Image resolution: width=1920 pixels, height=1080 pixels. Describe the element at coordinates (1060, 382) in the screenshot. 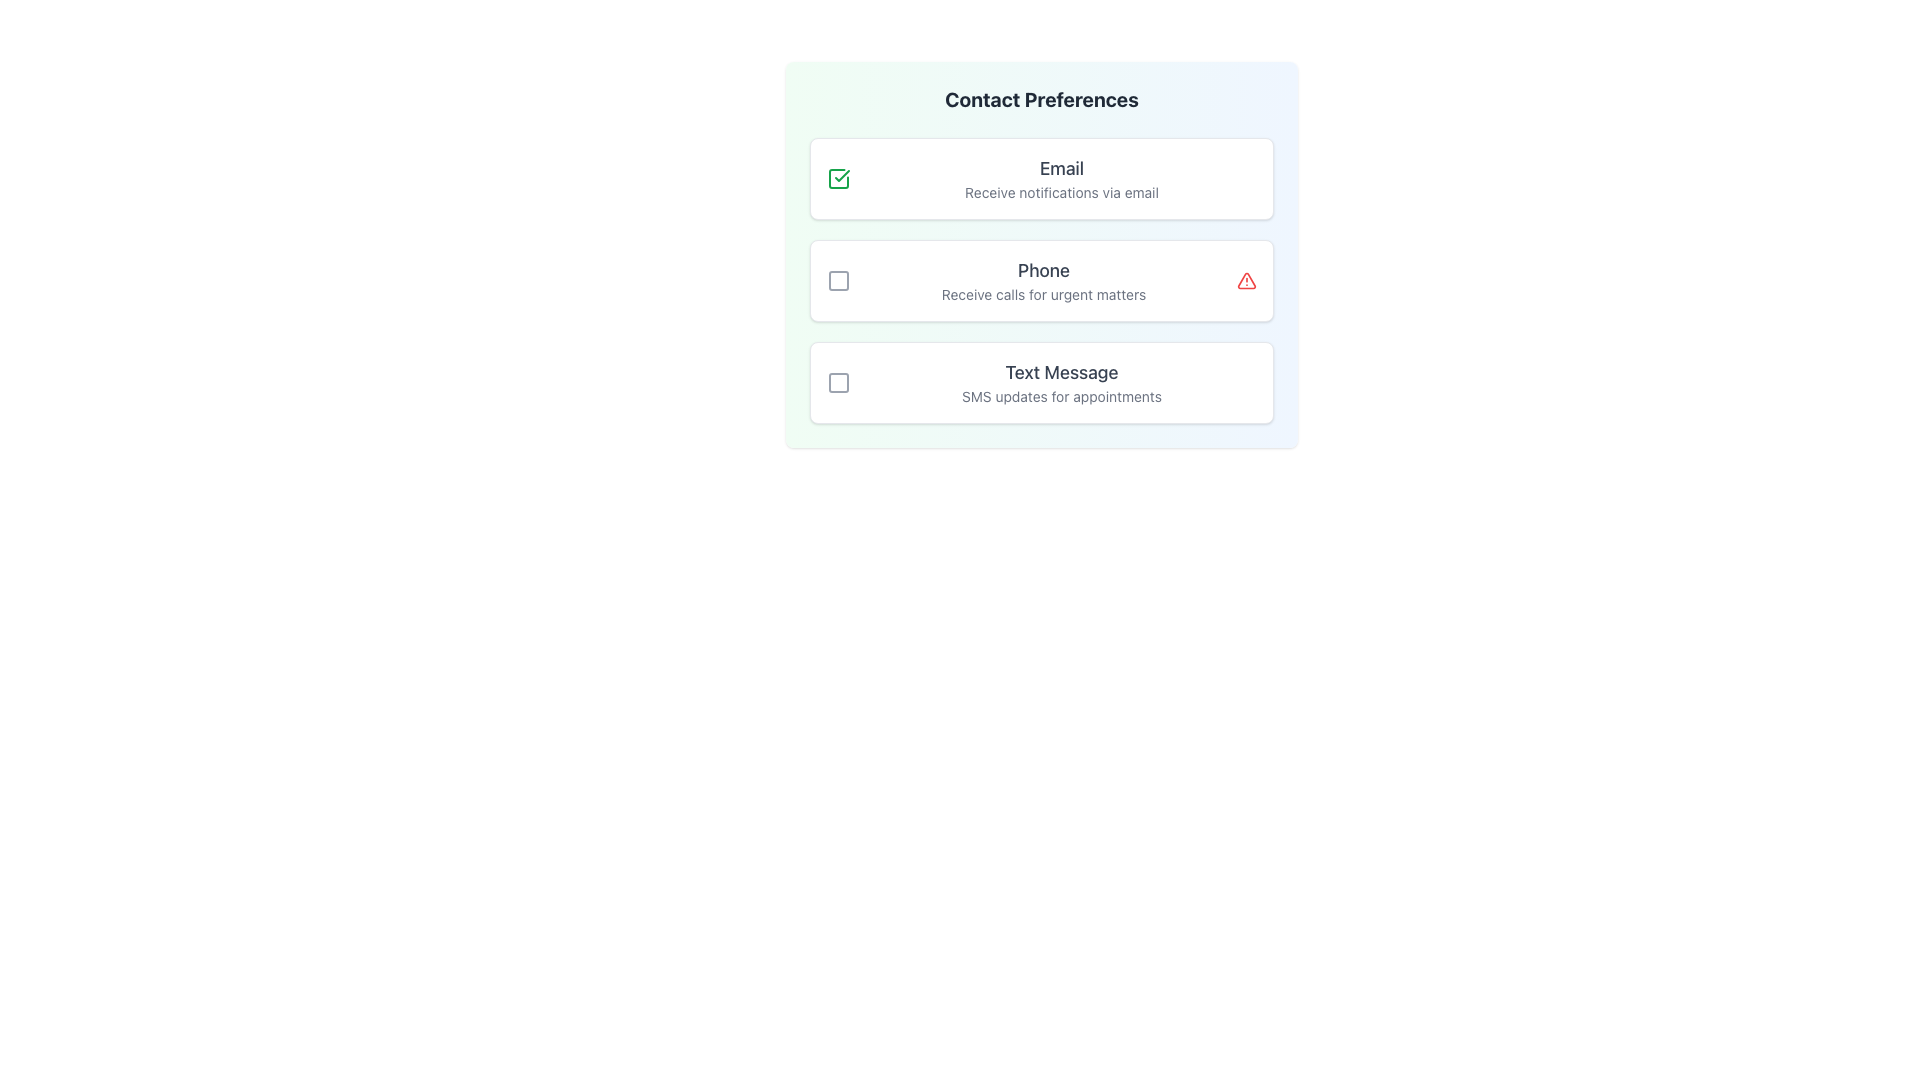

I see `the Text Label that displays 'Text Message' and 'SMS updates for appointments', located below the 'Phone' component in the 'Contact Preferences' section` at that location.